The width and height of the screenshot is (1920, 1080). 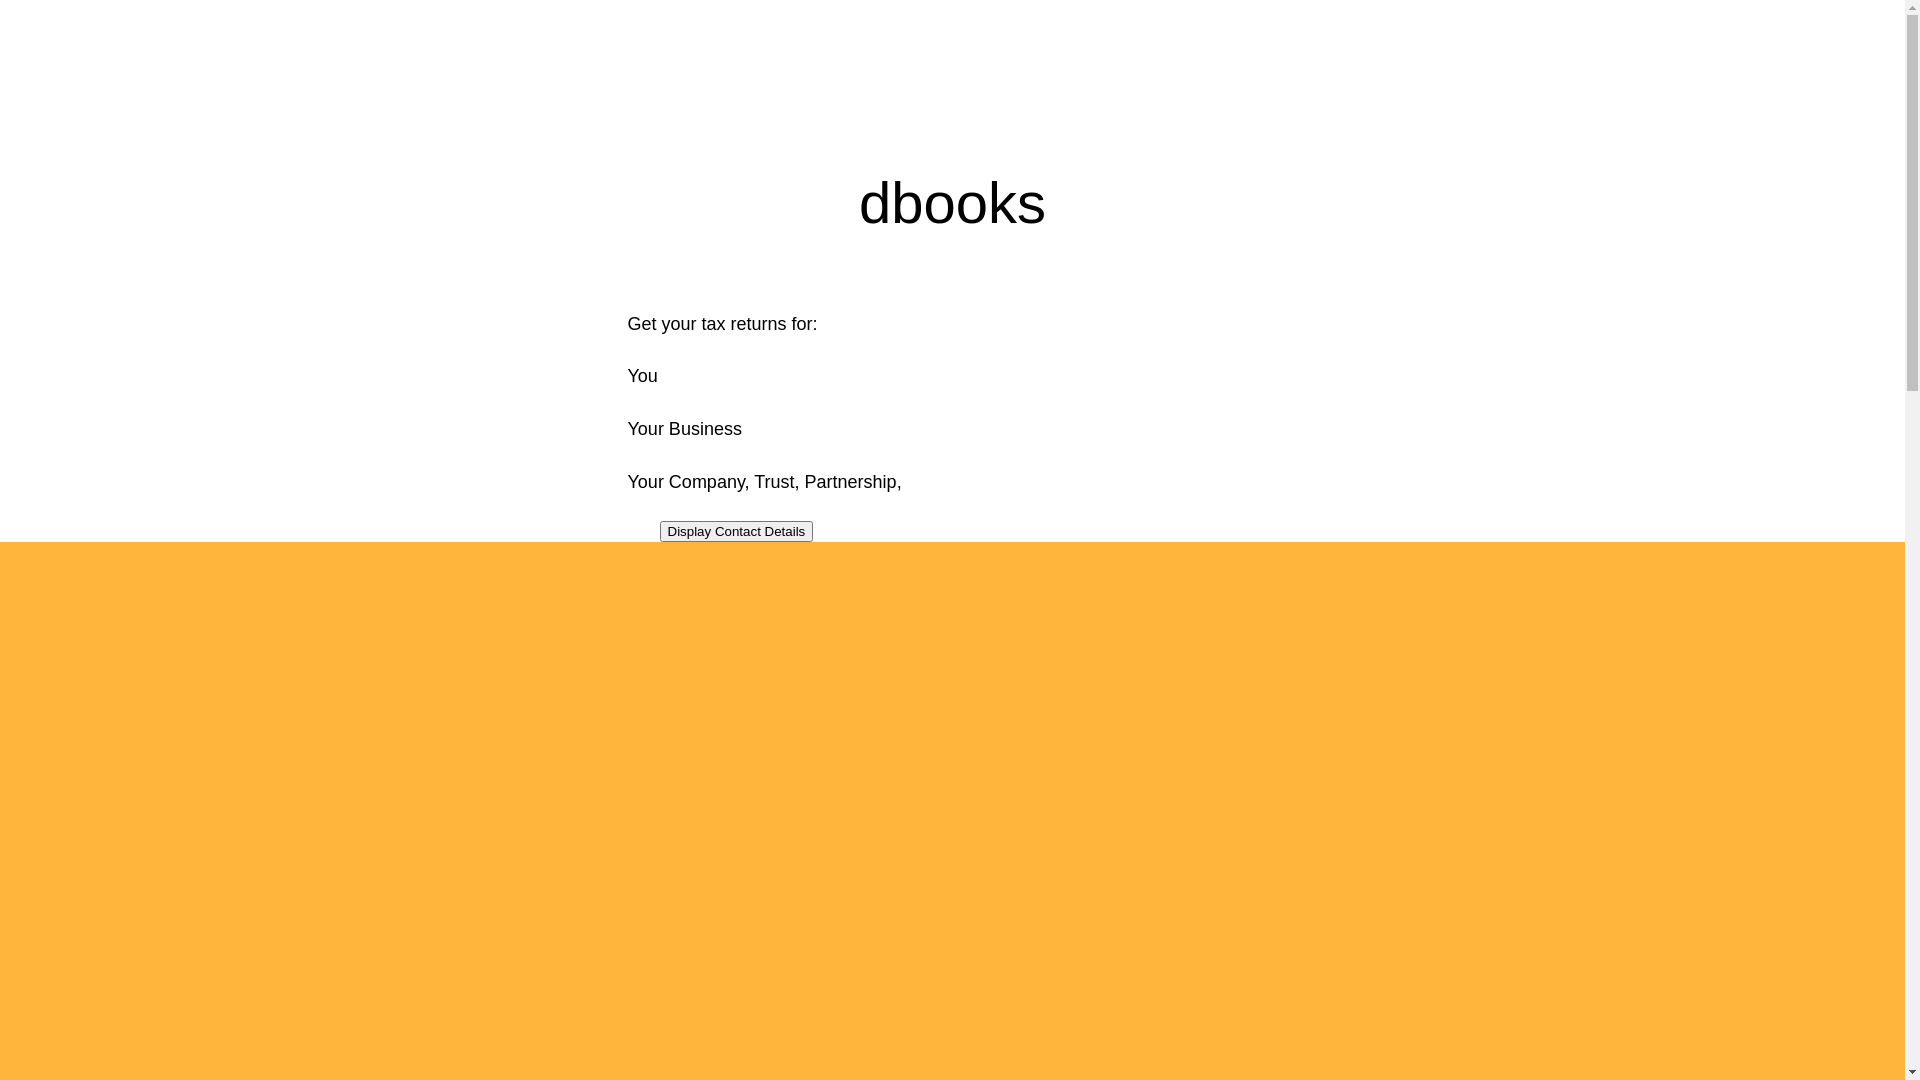 What do you see at coordinates (736, 530) in the screenshot?
I see `'Display Contact Details'` at bounding box center [736, 530].